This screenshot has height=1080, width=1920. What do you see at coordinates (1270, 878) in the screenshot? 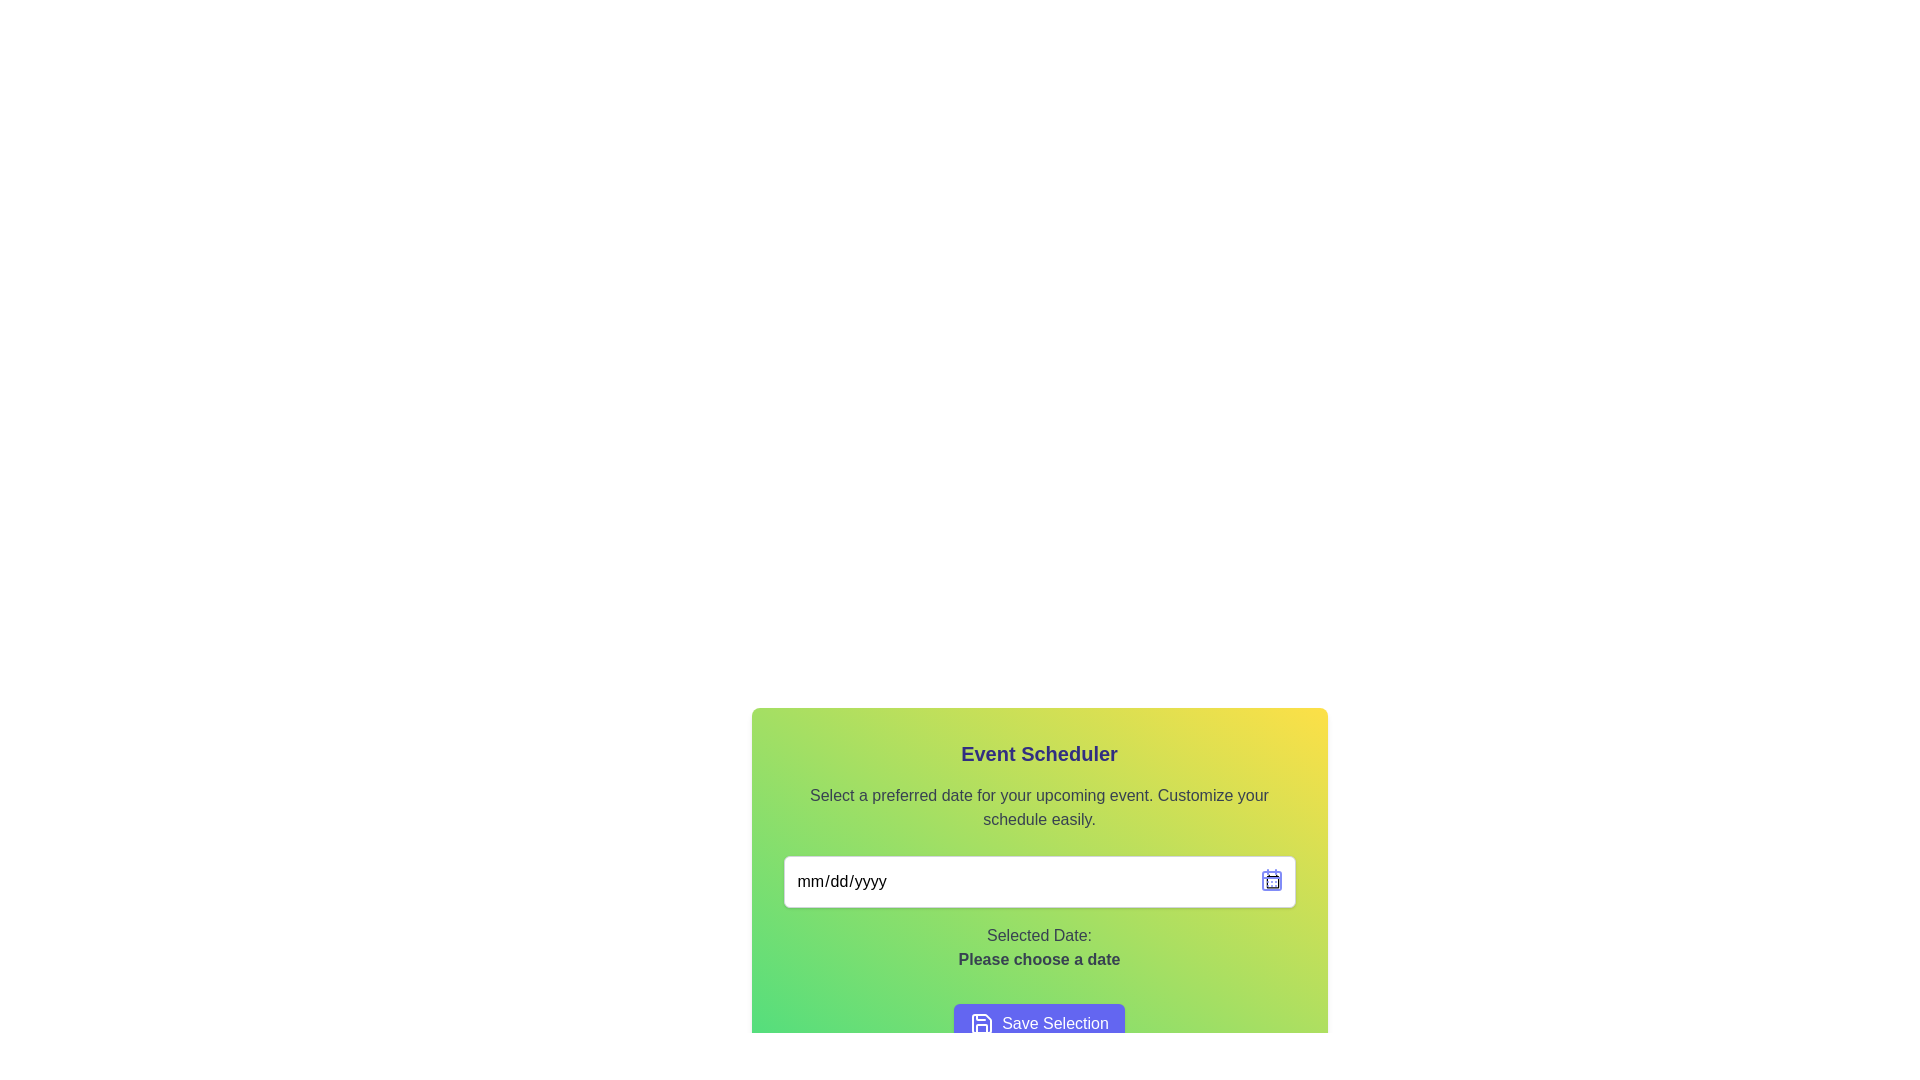
I see `the date picker icon located at the top right corner of the date picker input field` at bounding box center [1270, 878].